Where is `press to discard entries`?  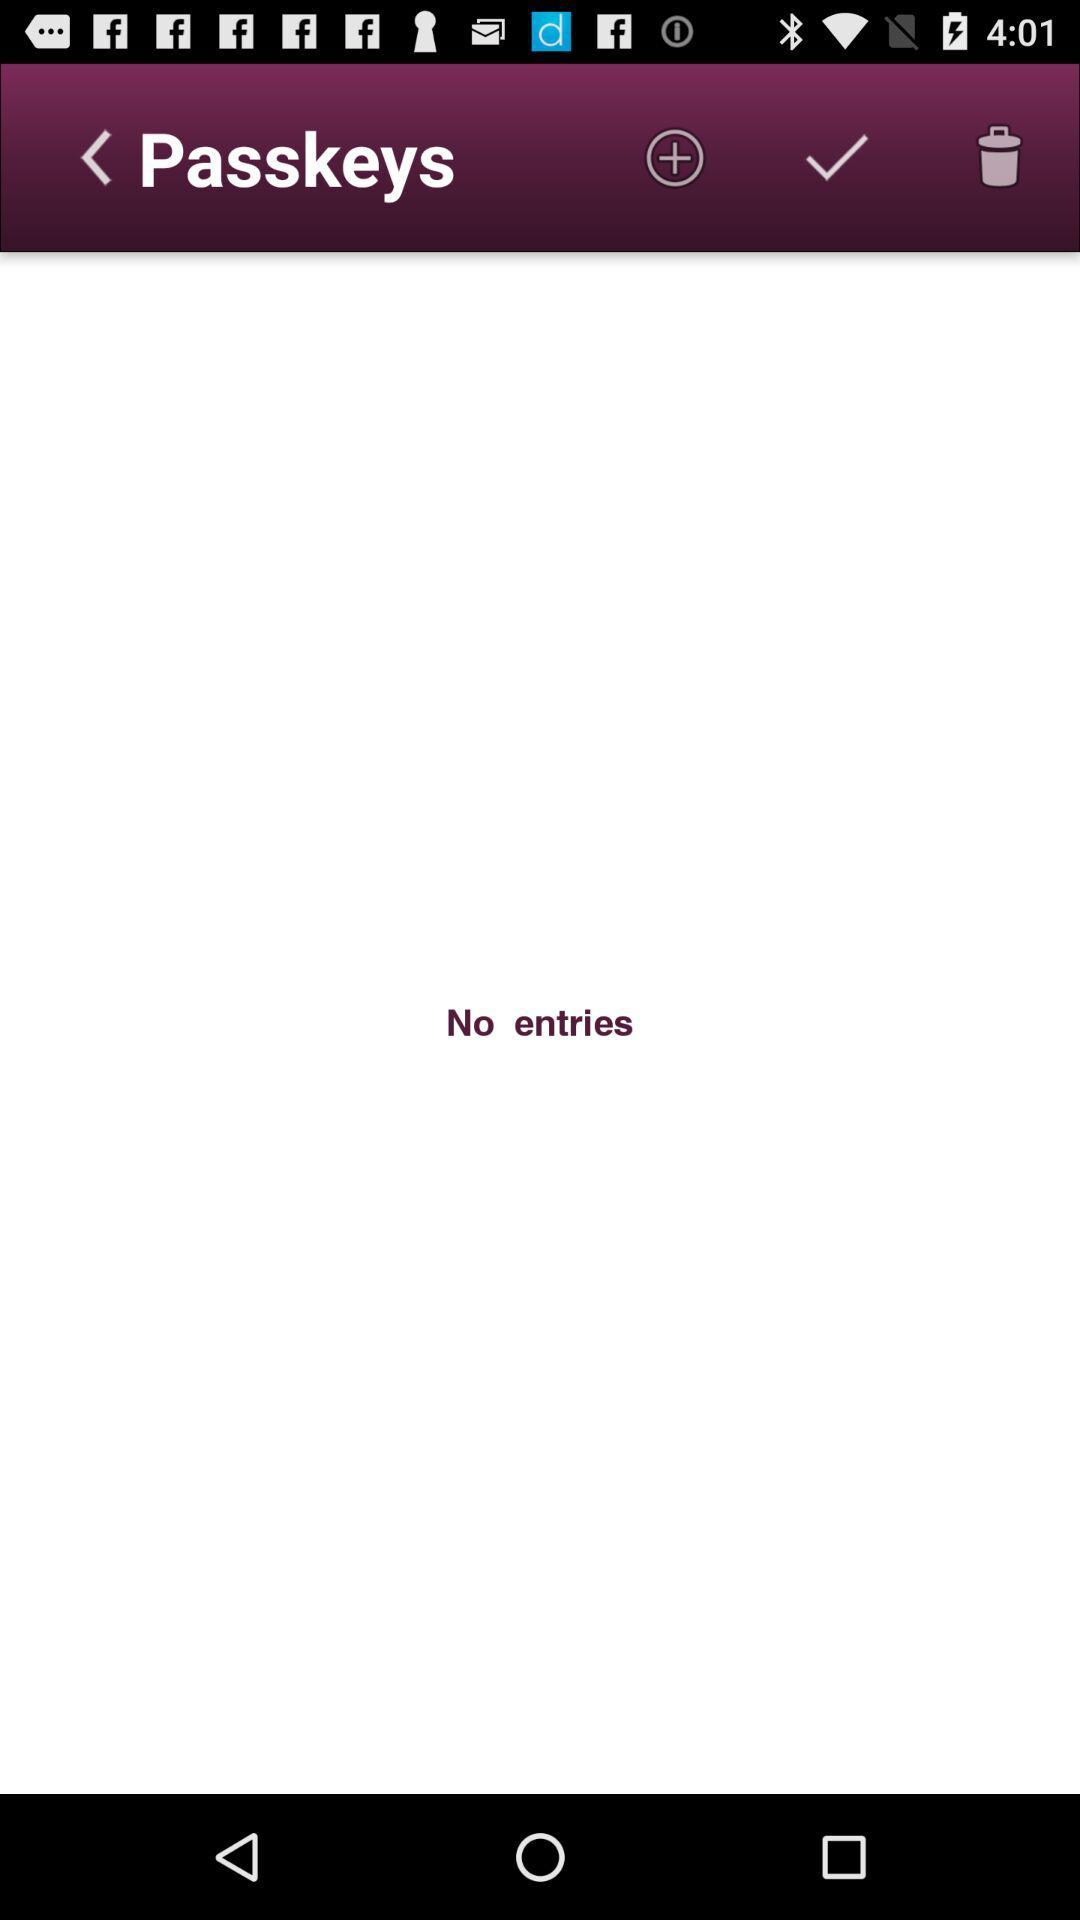
press to discard entries is located at coordinates (999, 156).